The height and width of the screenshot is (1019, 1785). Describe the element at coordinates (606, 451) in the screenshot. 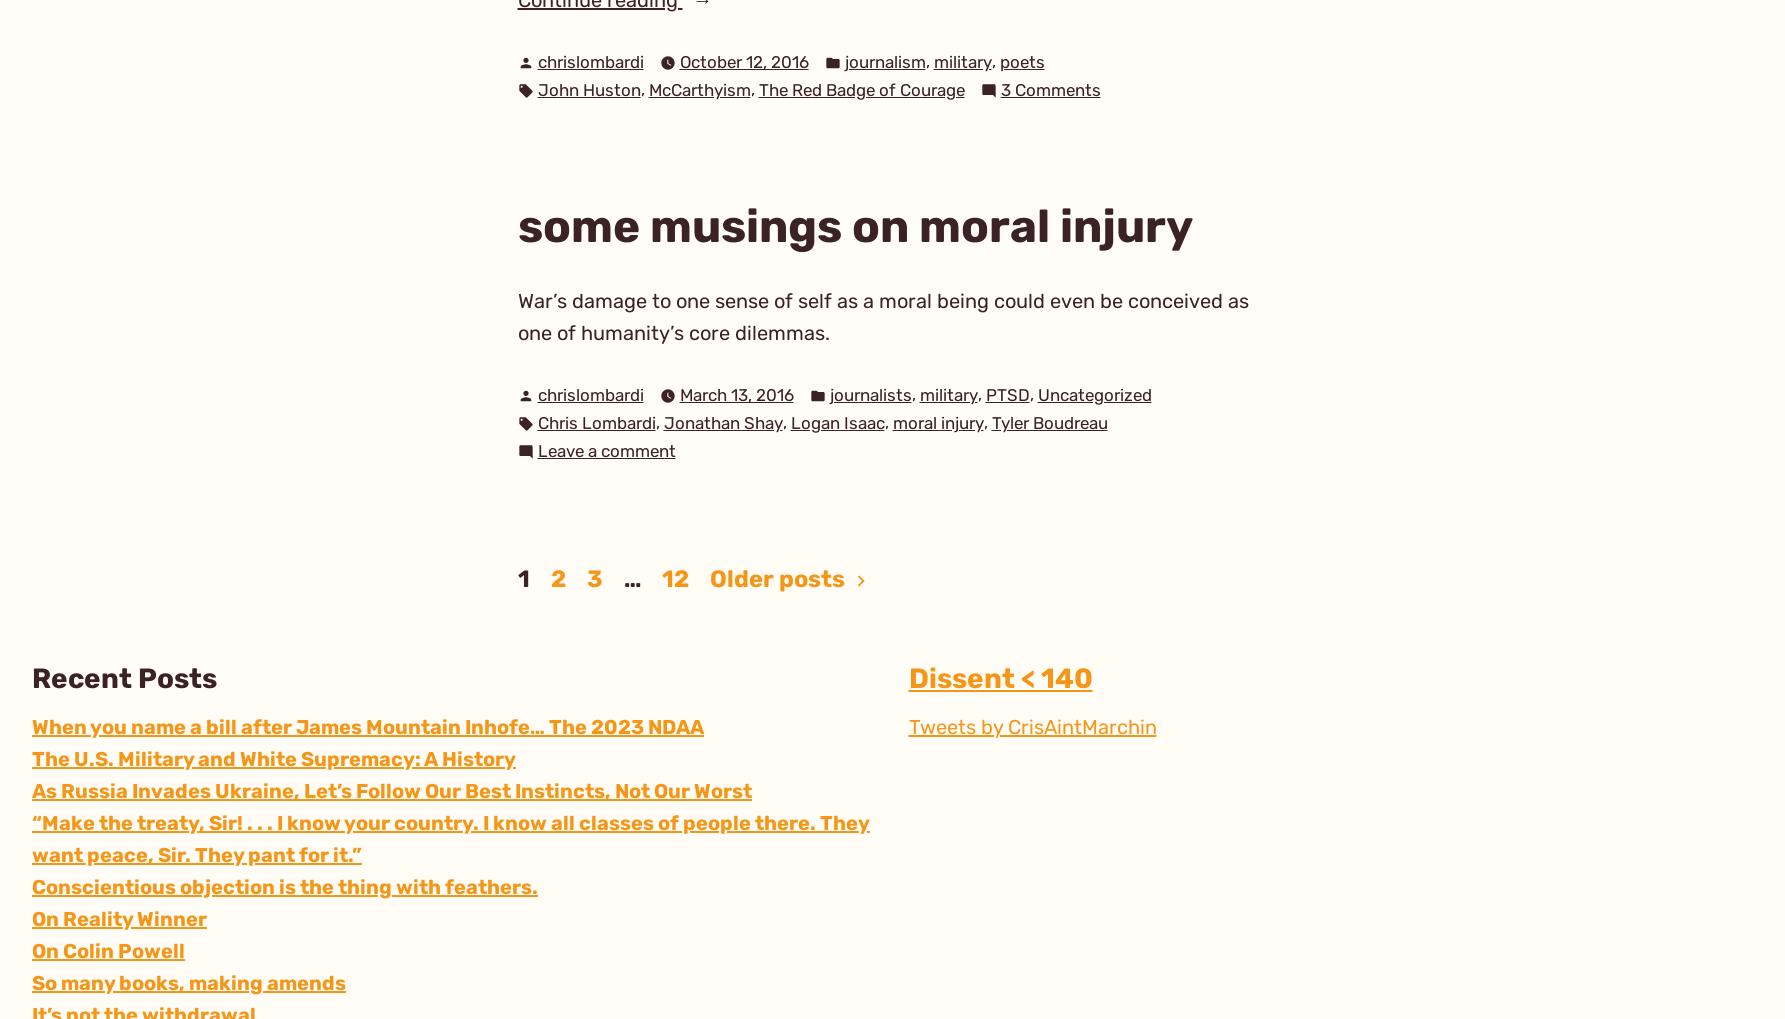

I see `'Leave a comment'` at that location.